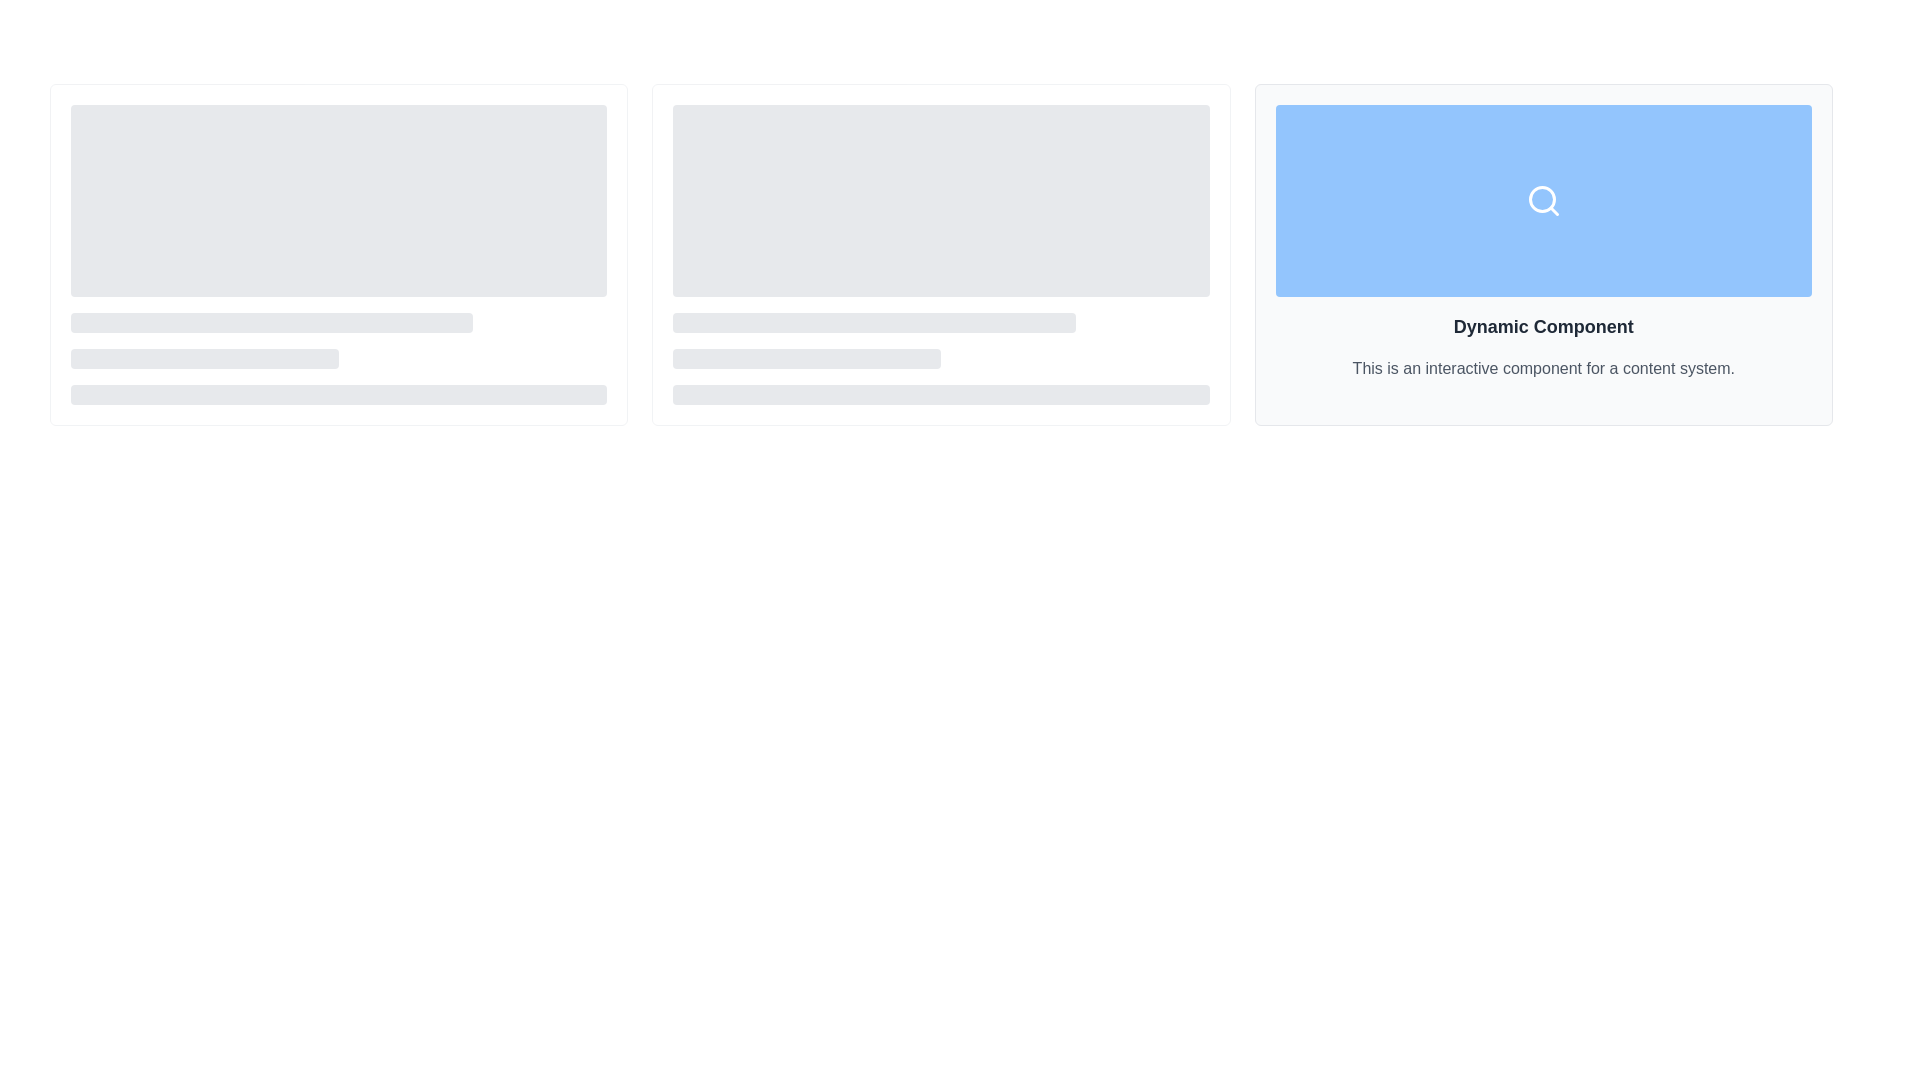 The width and height of the screenshot is (1920, 1080). I want to click on the small circular part of the magnifying glass icon, which is centrally positioned within the larger icon structure, so click(1541, 199).